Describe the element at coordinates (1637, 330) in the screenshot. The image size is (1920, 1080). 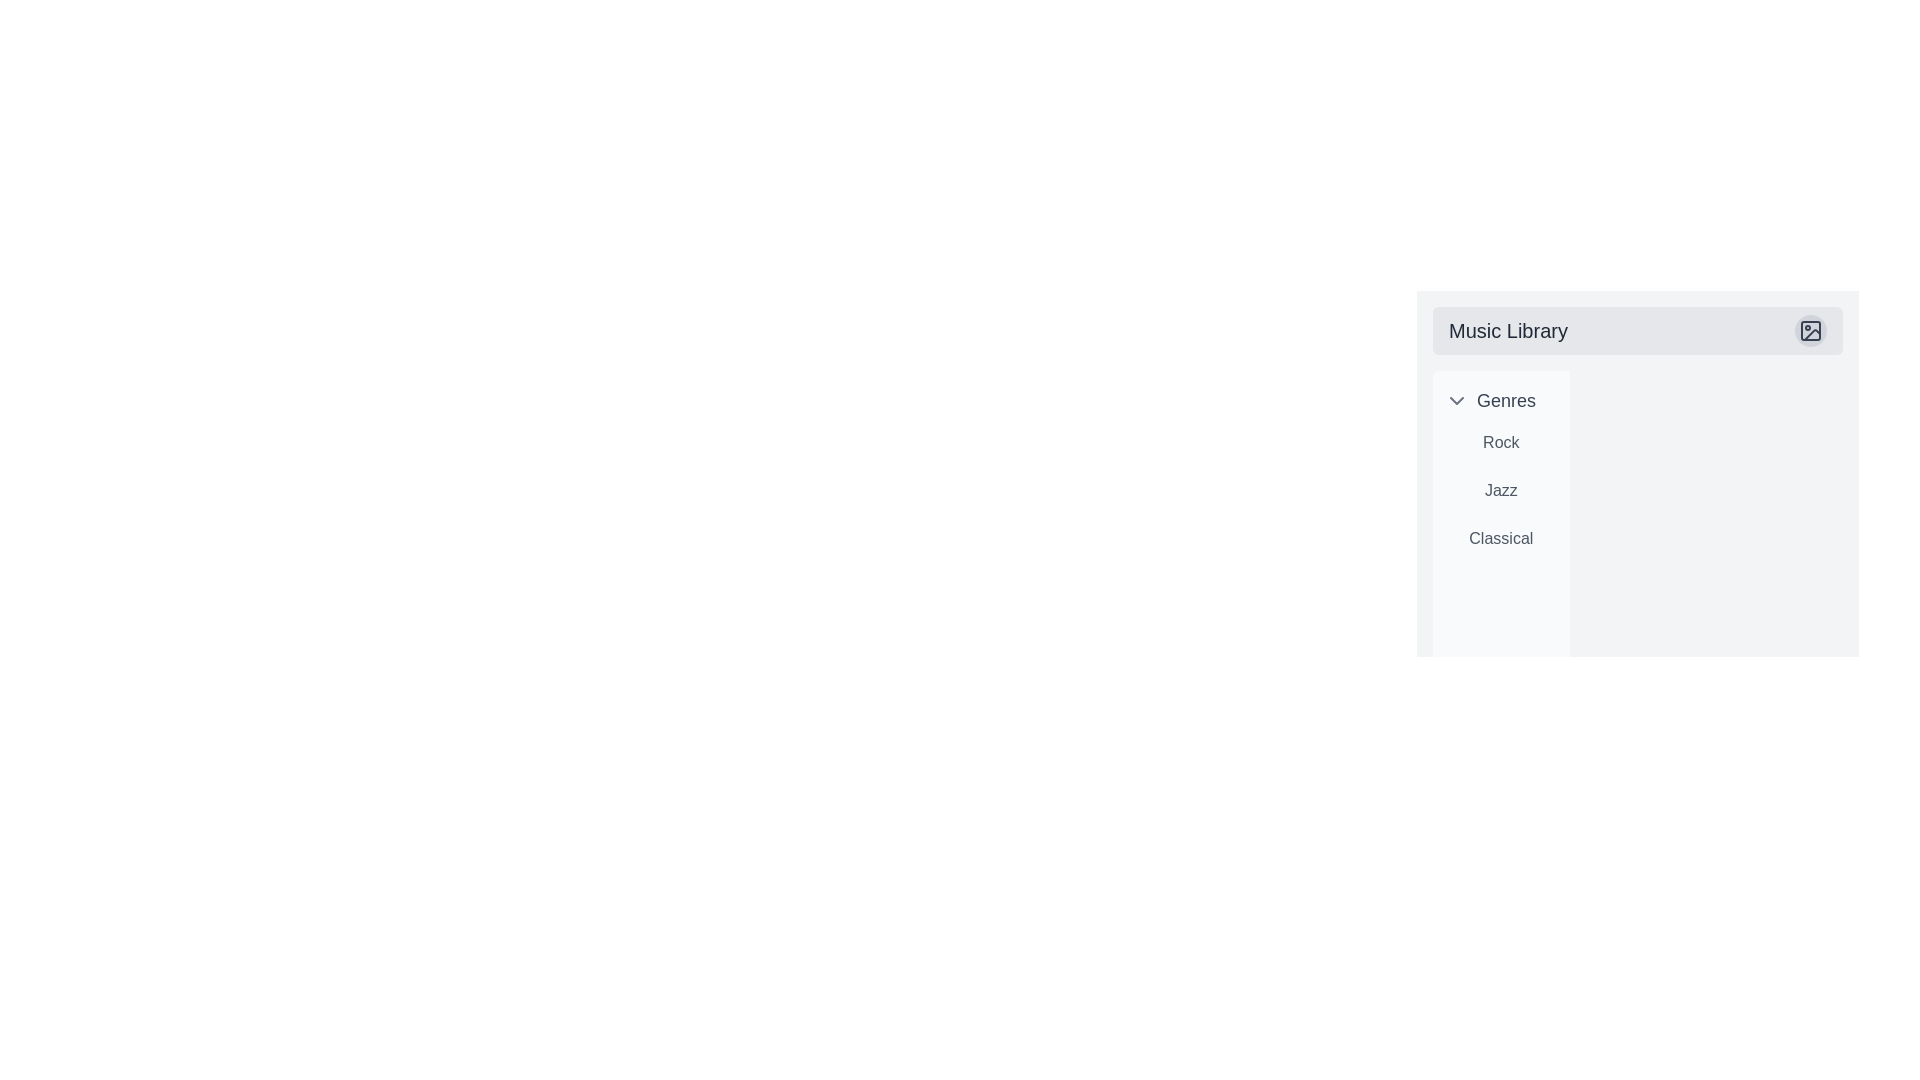
I see `the 'Music Library' text in the header element with a light gray background and a circular icon on the right` at that location.